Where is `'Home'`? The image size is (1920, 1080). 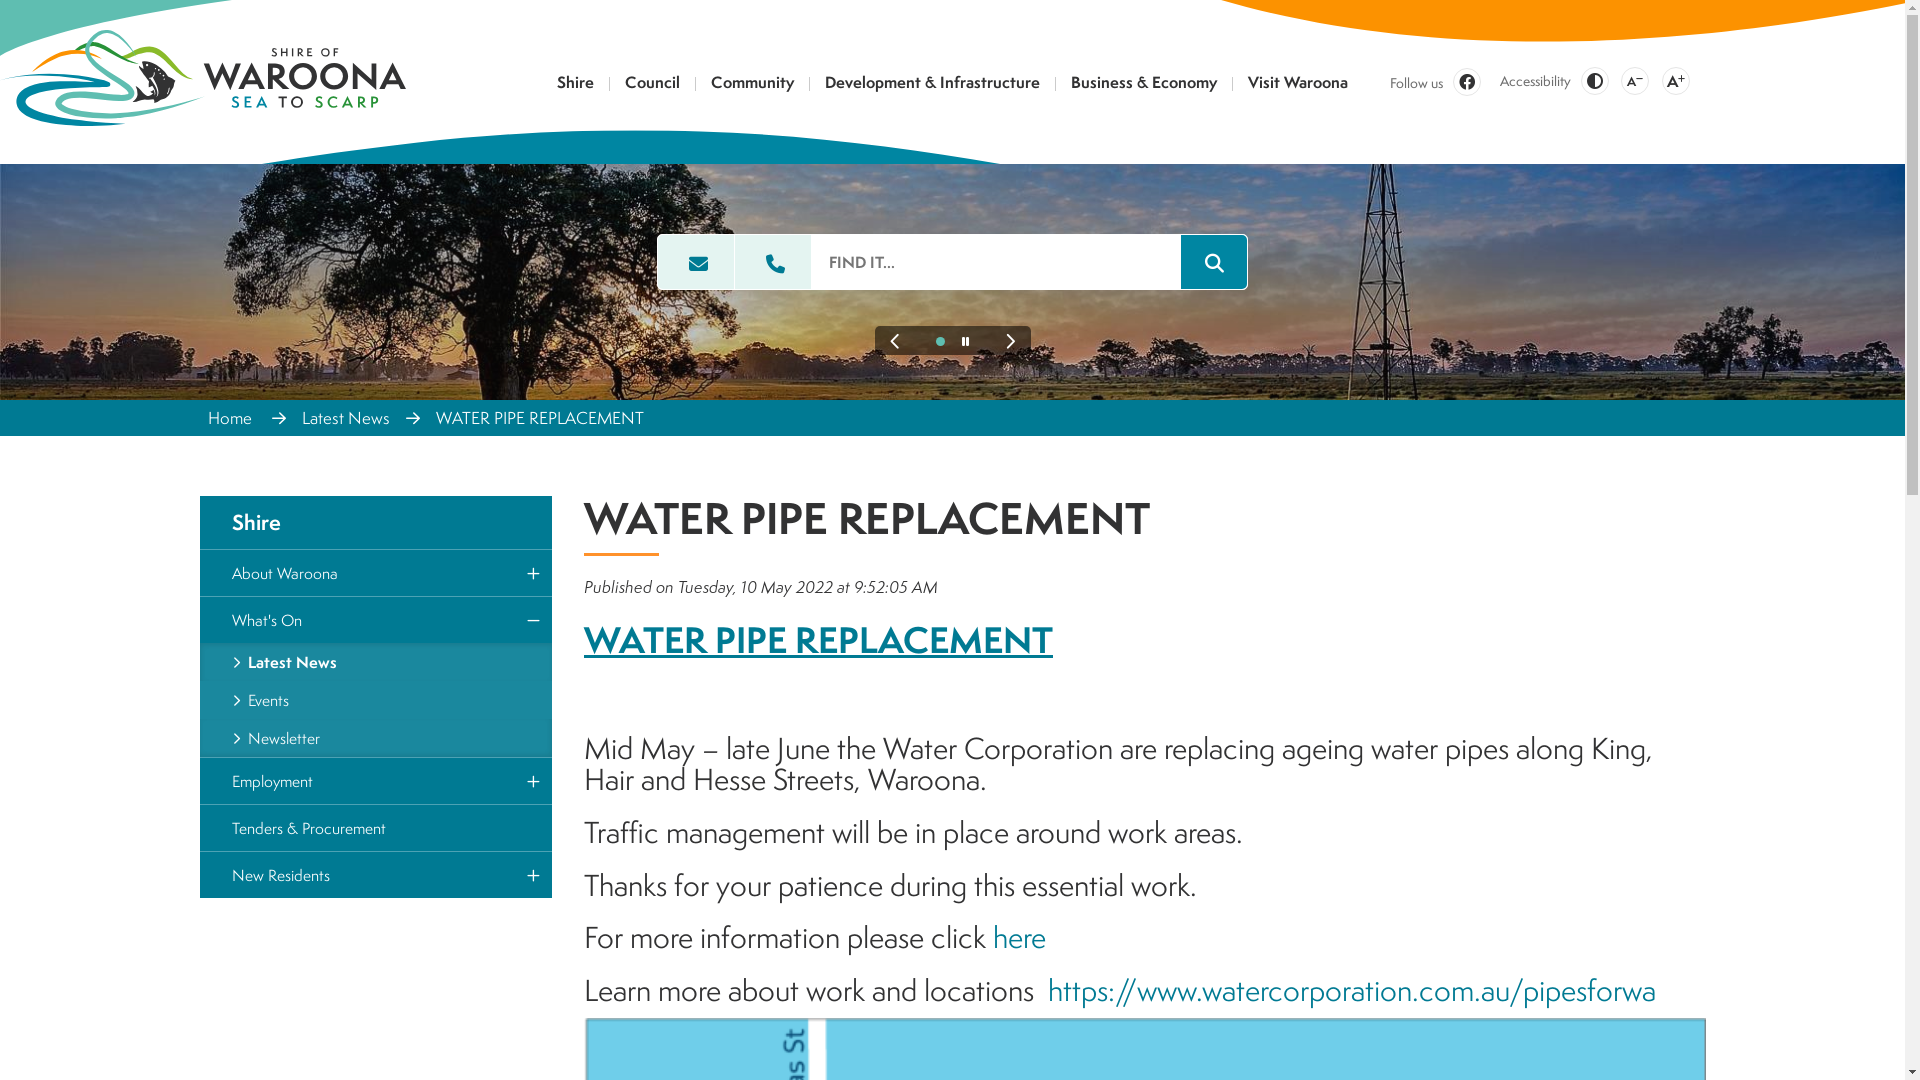
'Home' is located at coordinates (232, 416).